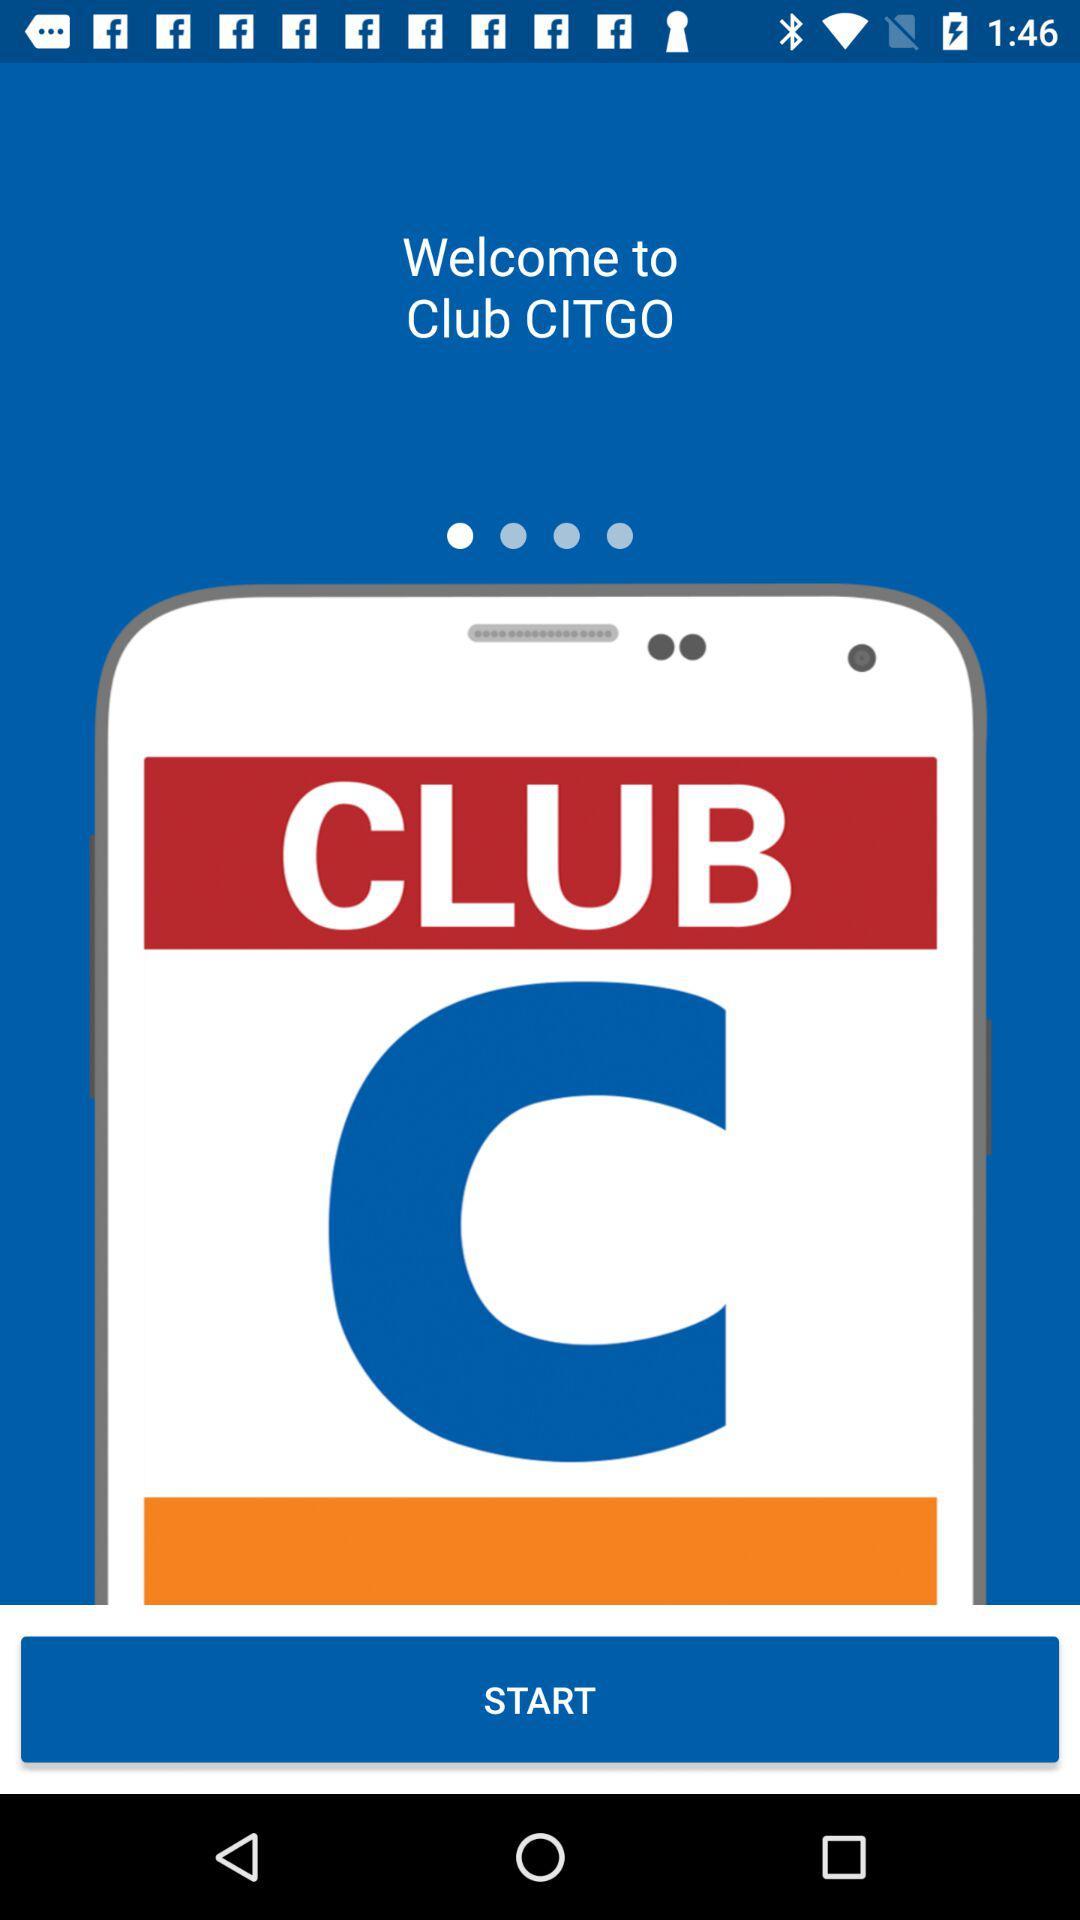  What do you see at coordinates (512, 535) in the screenshot?
I see `icon below welcome to club item` at bounding box center [512, 535].